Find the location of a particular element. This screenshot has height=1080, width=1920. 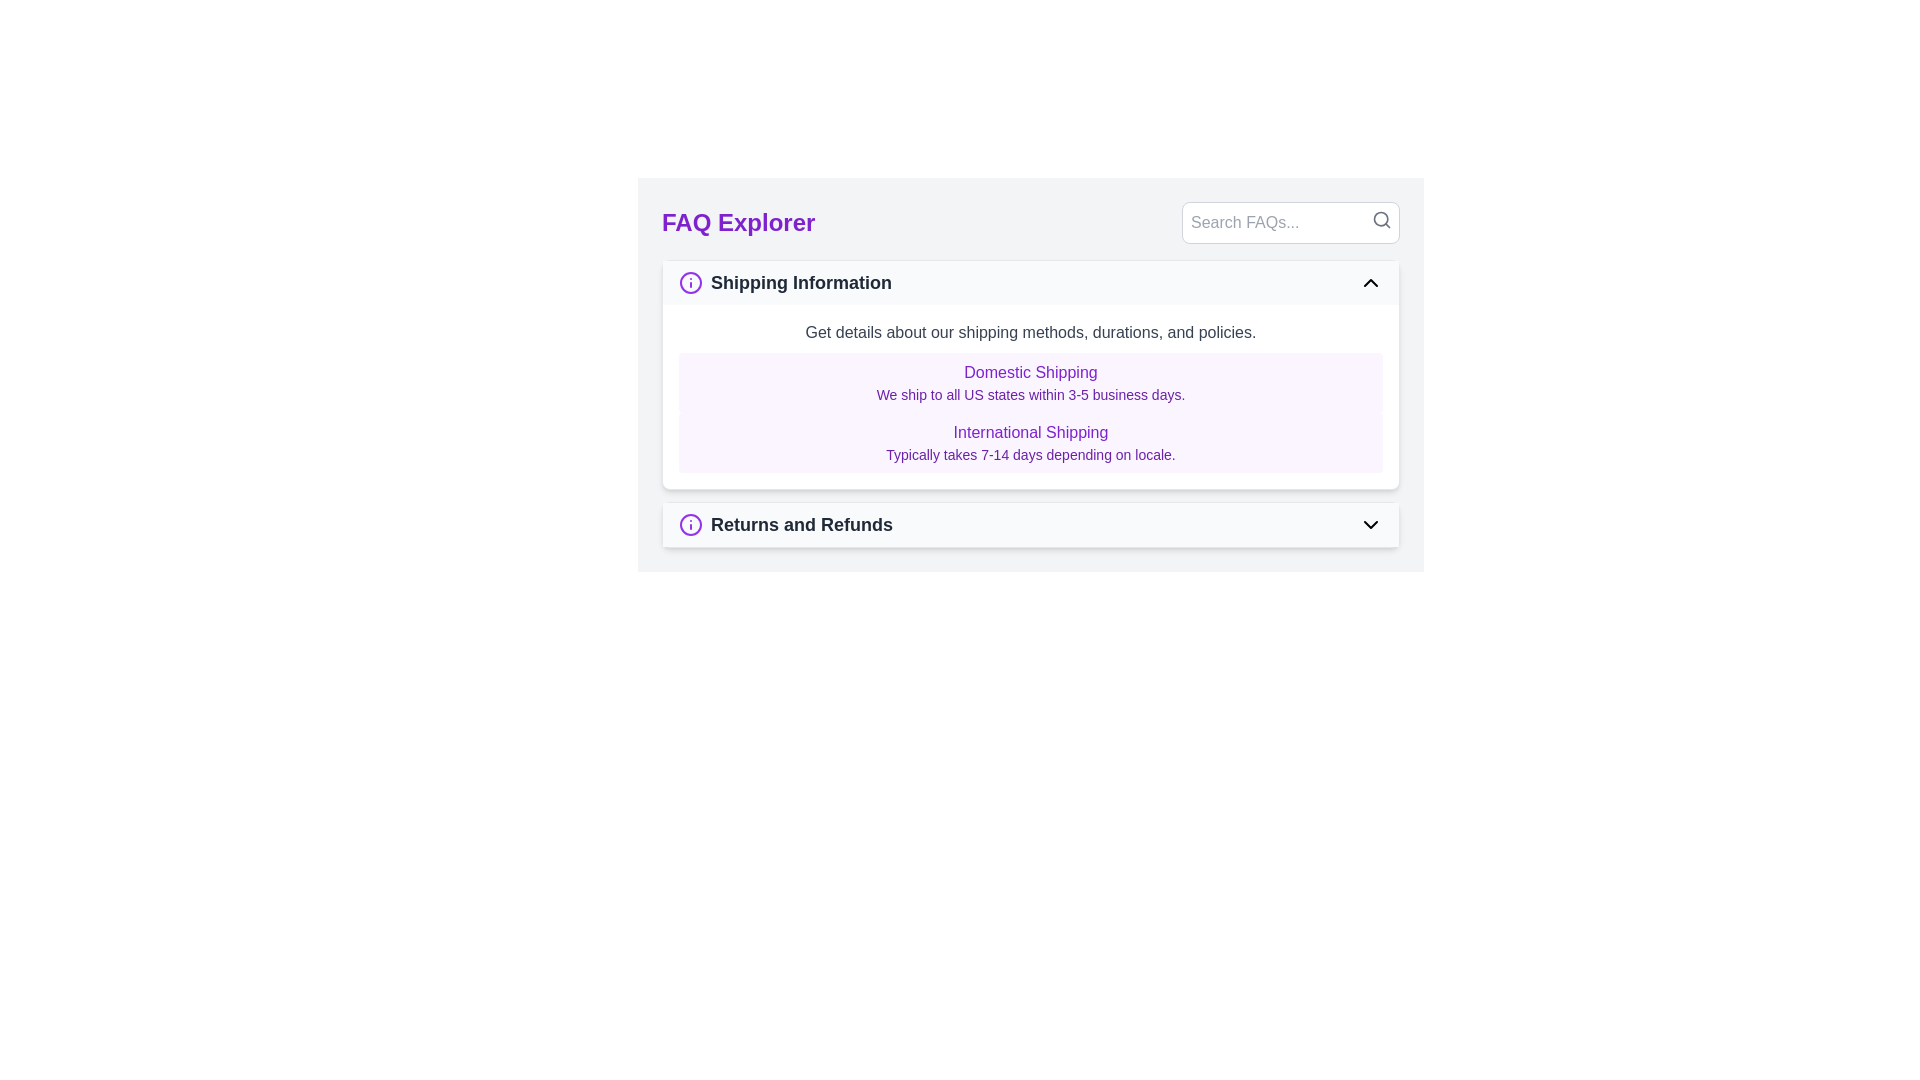

static text displaying 'Get details about our shipping methods, durations, and policies.' located in the 'Shipping Information' section of the FAQ Explorer interface is located at coordinates (1031, 331).